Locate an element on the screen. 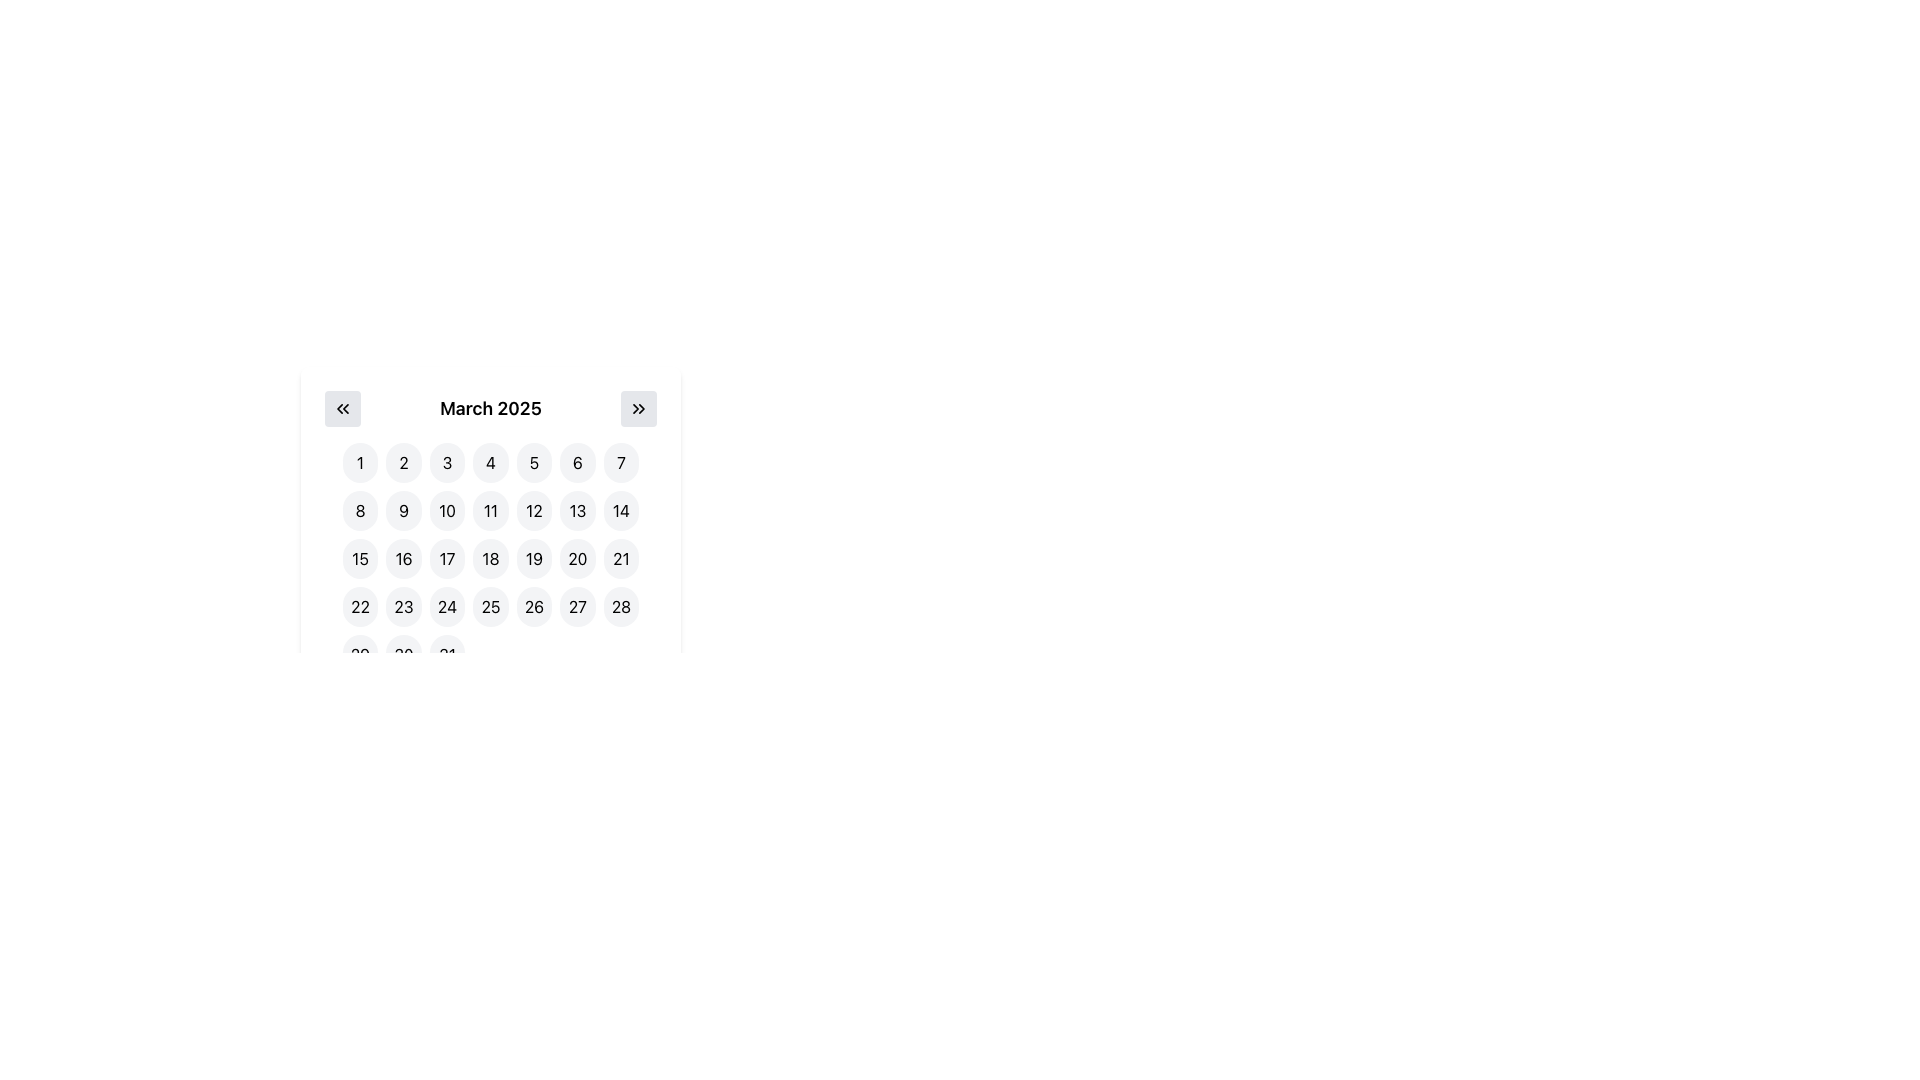 The image size is (1920, 1080). the button representing the 29th day of March 2025 in the calendar interface is located at coordinates (360, 655).